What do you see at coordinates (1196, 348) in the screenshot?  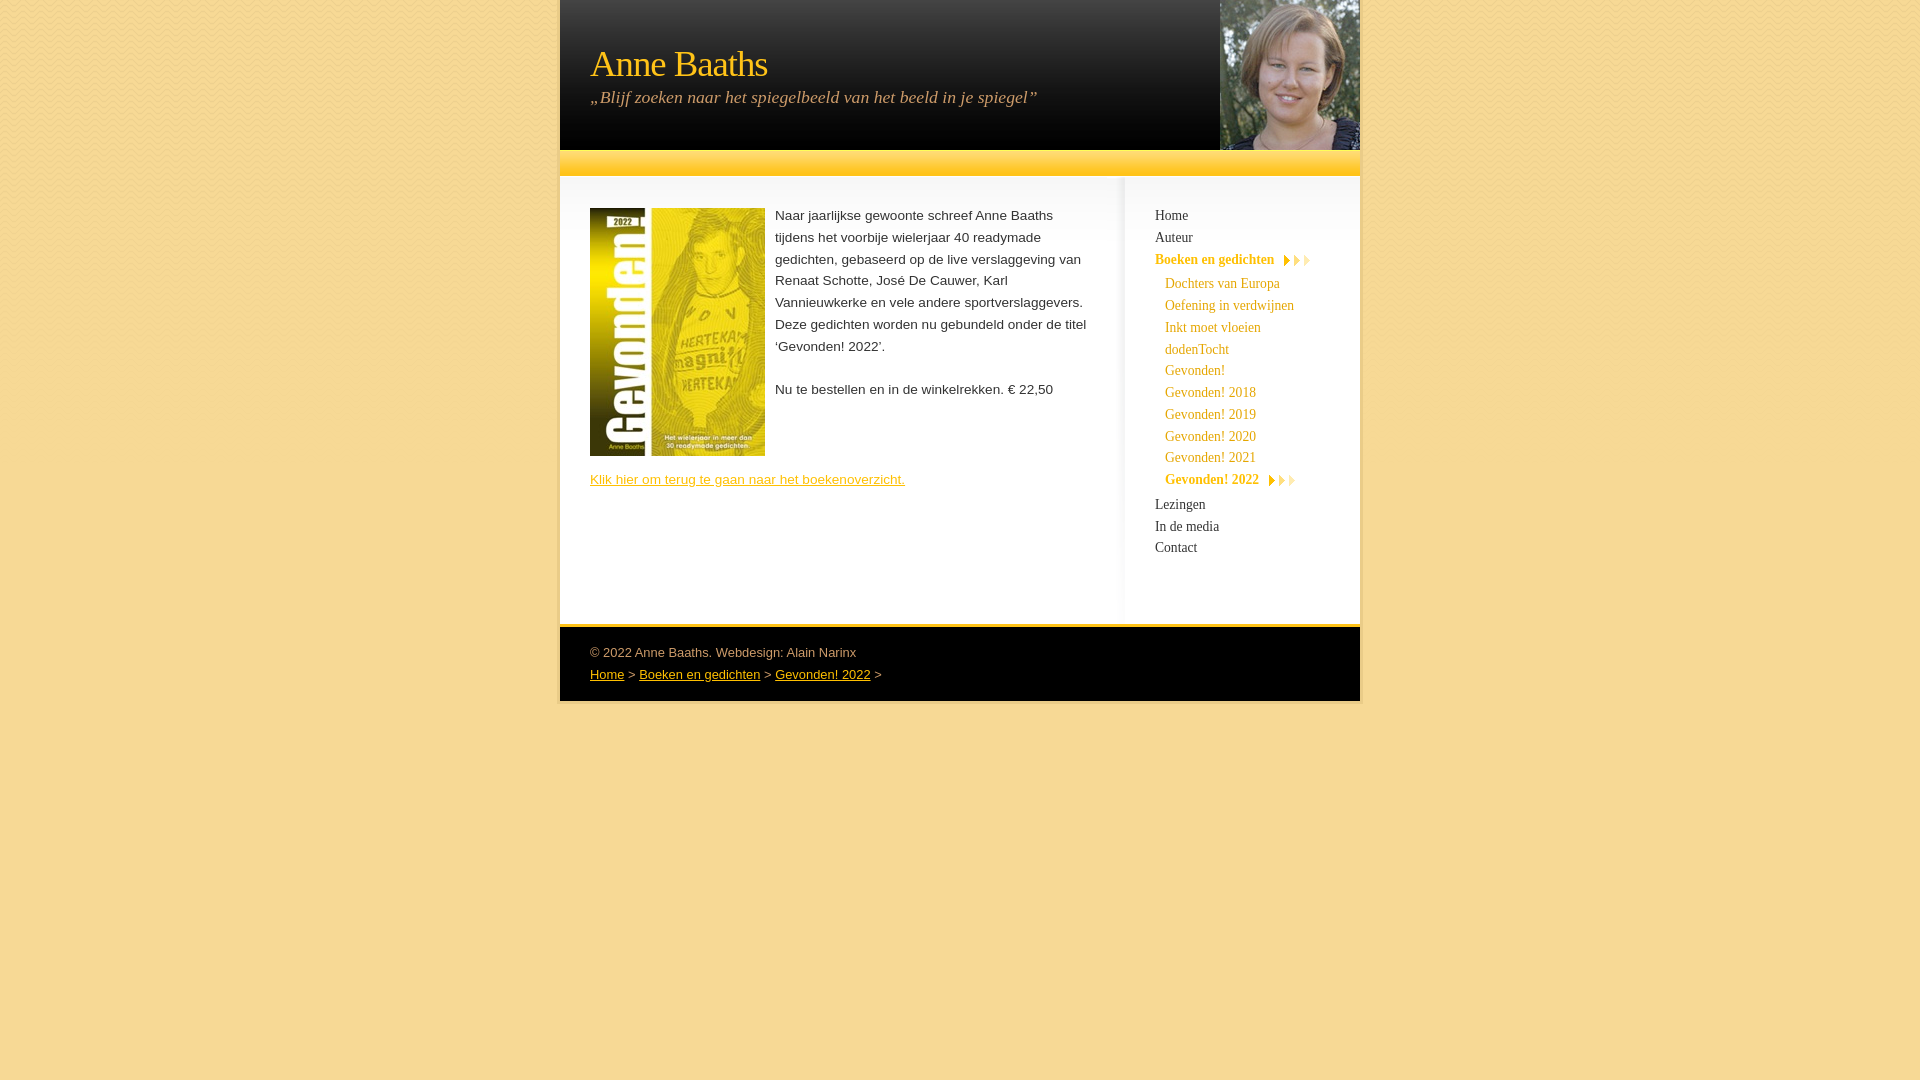 I see `'dodenTocht'` at bounding box center [1196, 348].